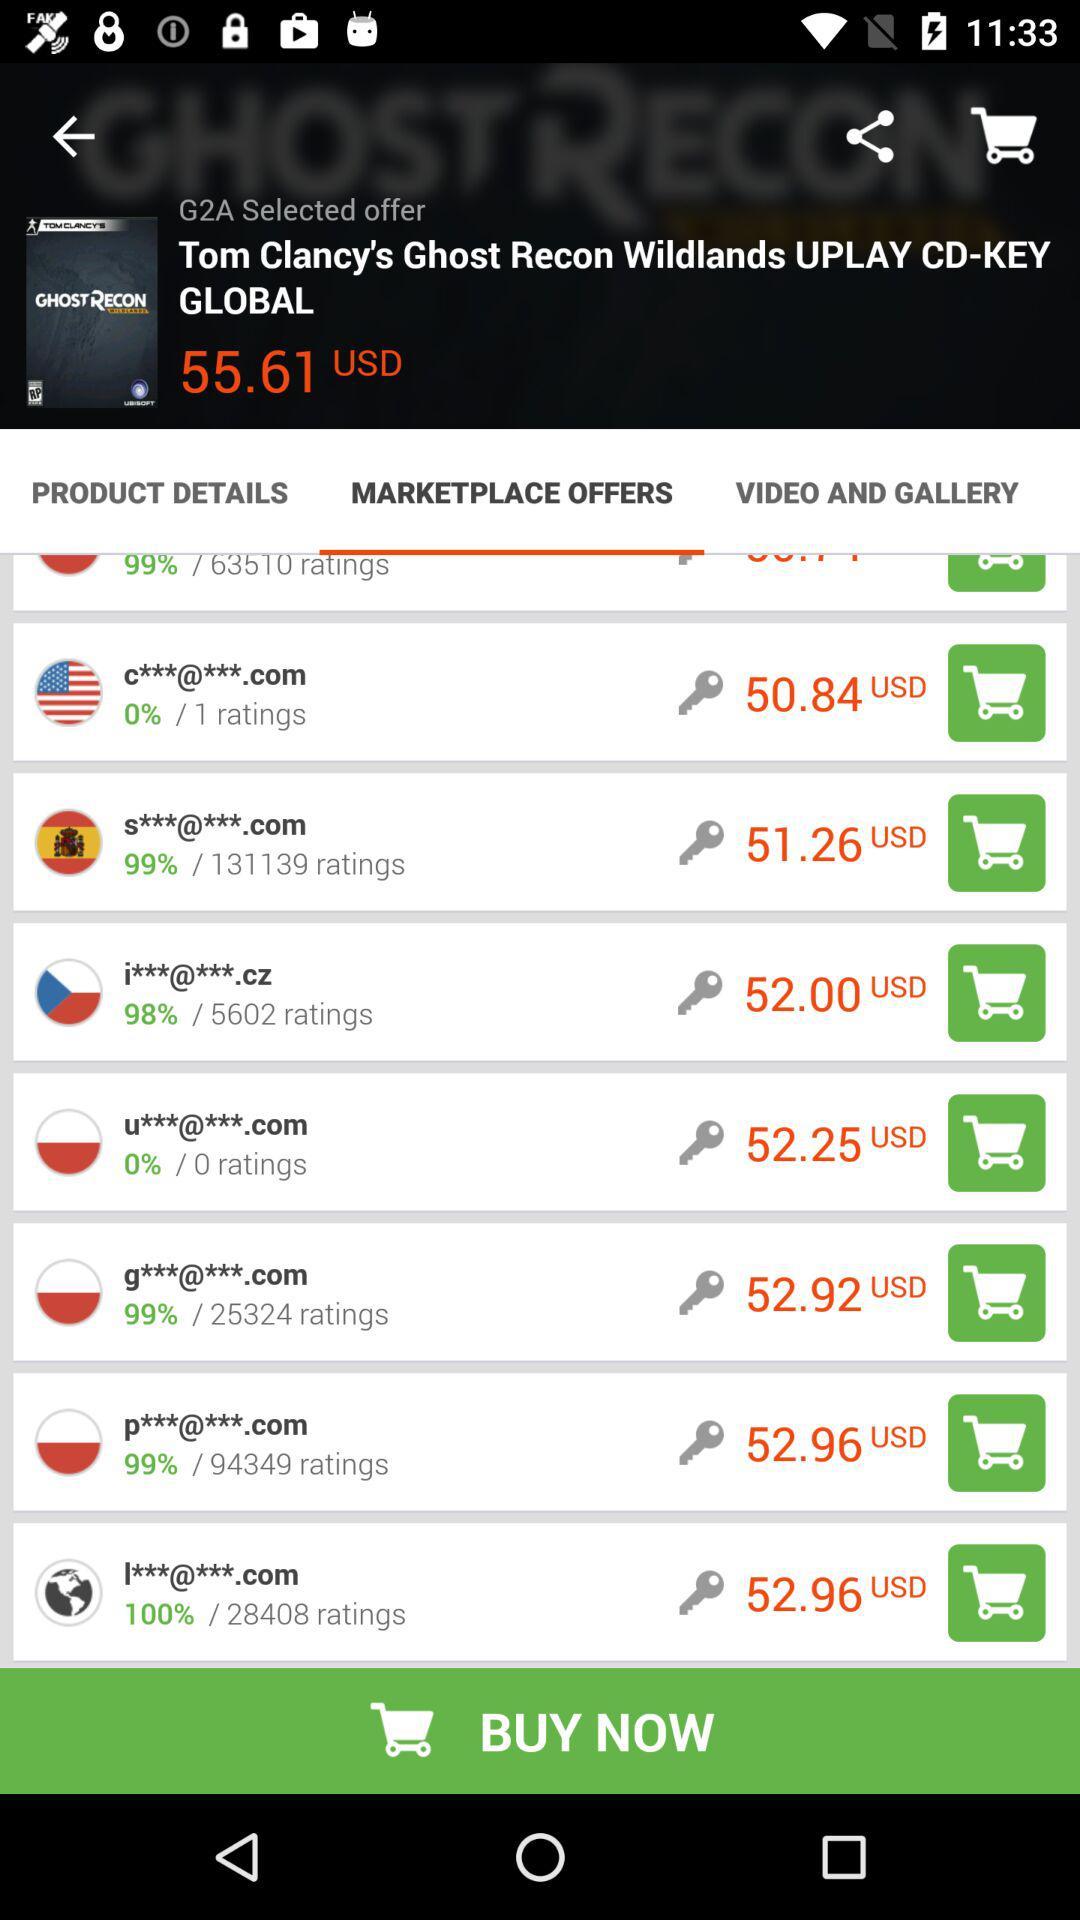 The image size is (1080, 1920). Describe the element at coordinates (996, 843) in the screenshot. I see `shopping` at that location.